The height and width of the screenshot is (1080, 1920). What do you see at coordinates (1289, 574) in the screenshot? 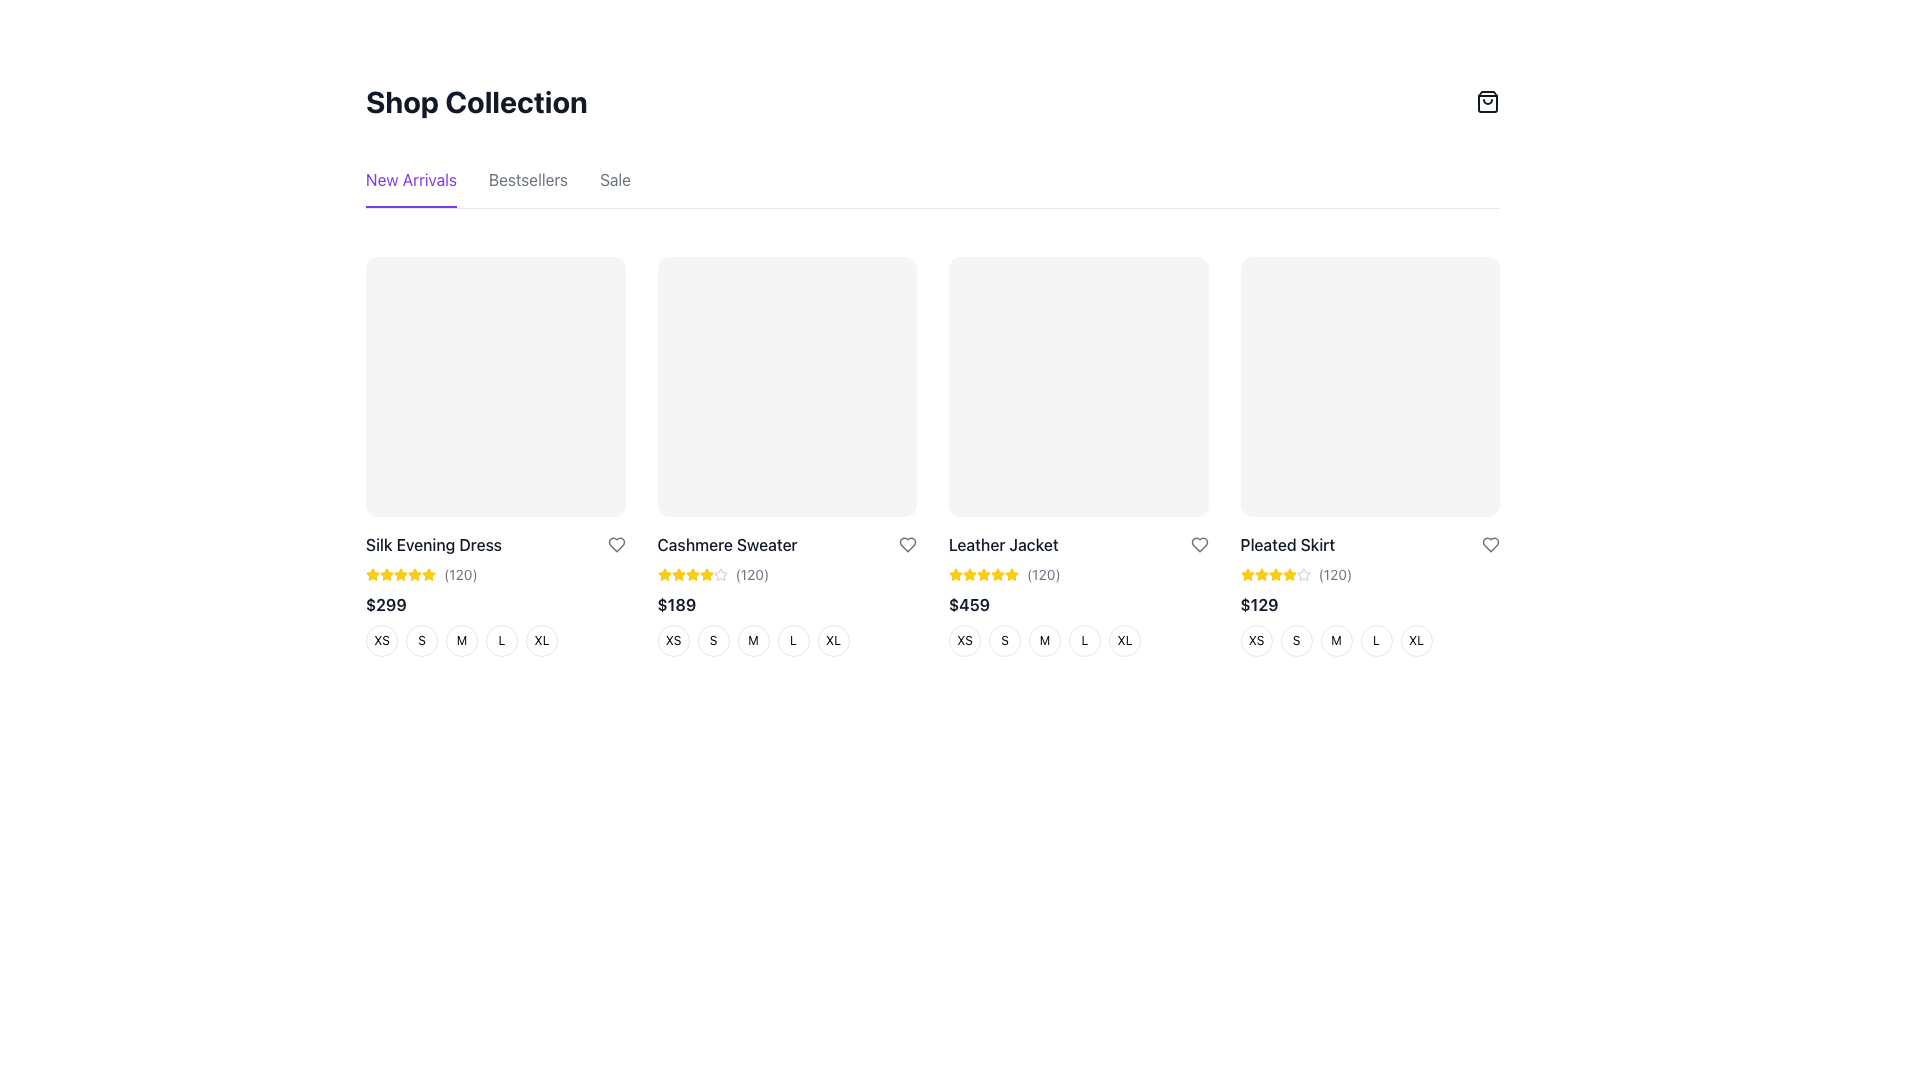
I see `the vibrant yellow star icon representing the fourth star in the five-star rating sequence located below the 'Pleated Skirt' product label in the last product card of the fourth column` at bounding box center [1289, 574].